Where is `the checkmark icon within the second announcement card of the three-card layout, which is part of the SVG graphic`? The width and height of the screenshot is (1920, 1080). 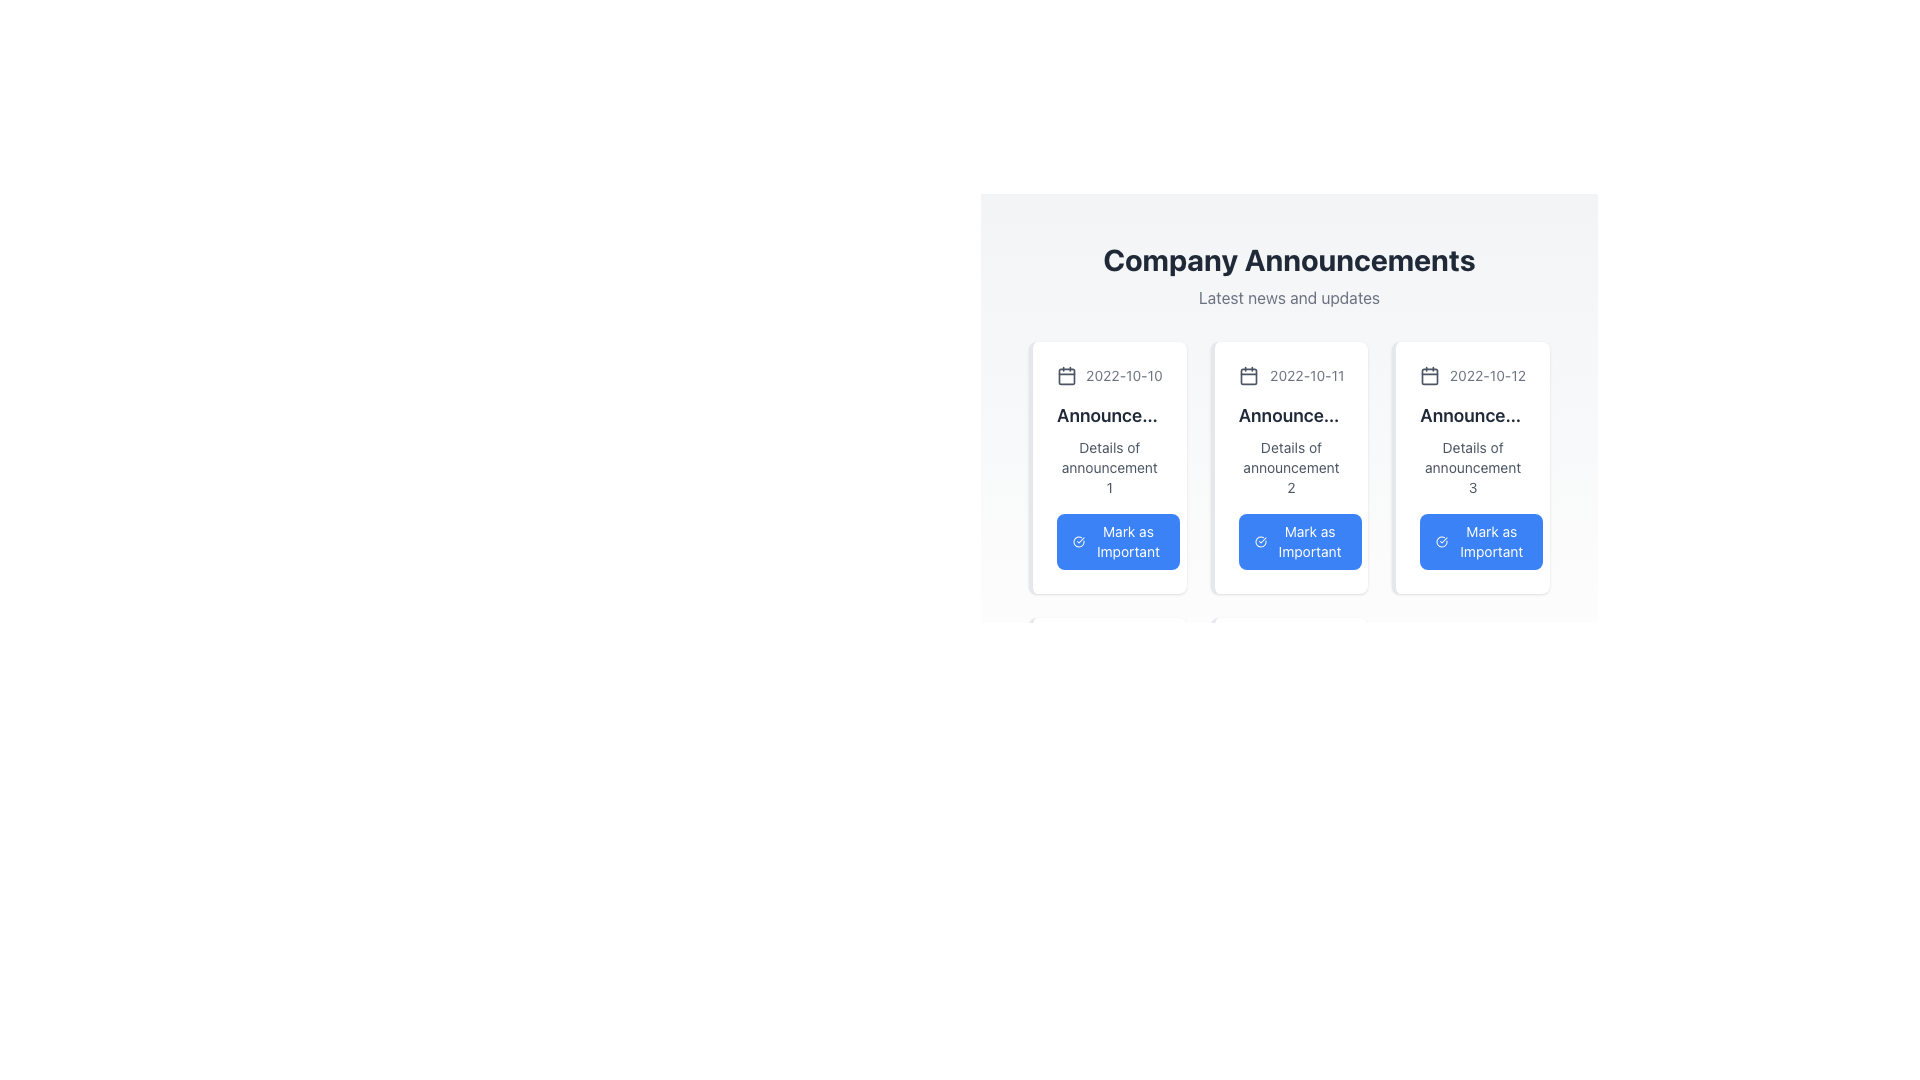
the checkmark icon within the second announcement card of the three-card layout, which is part of the SVG graphic is located at coordinates (1259, 542).